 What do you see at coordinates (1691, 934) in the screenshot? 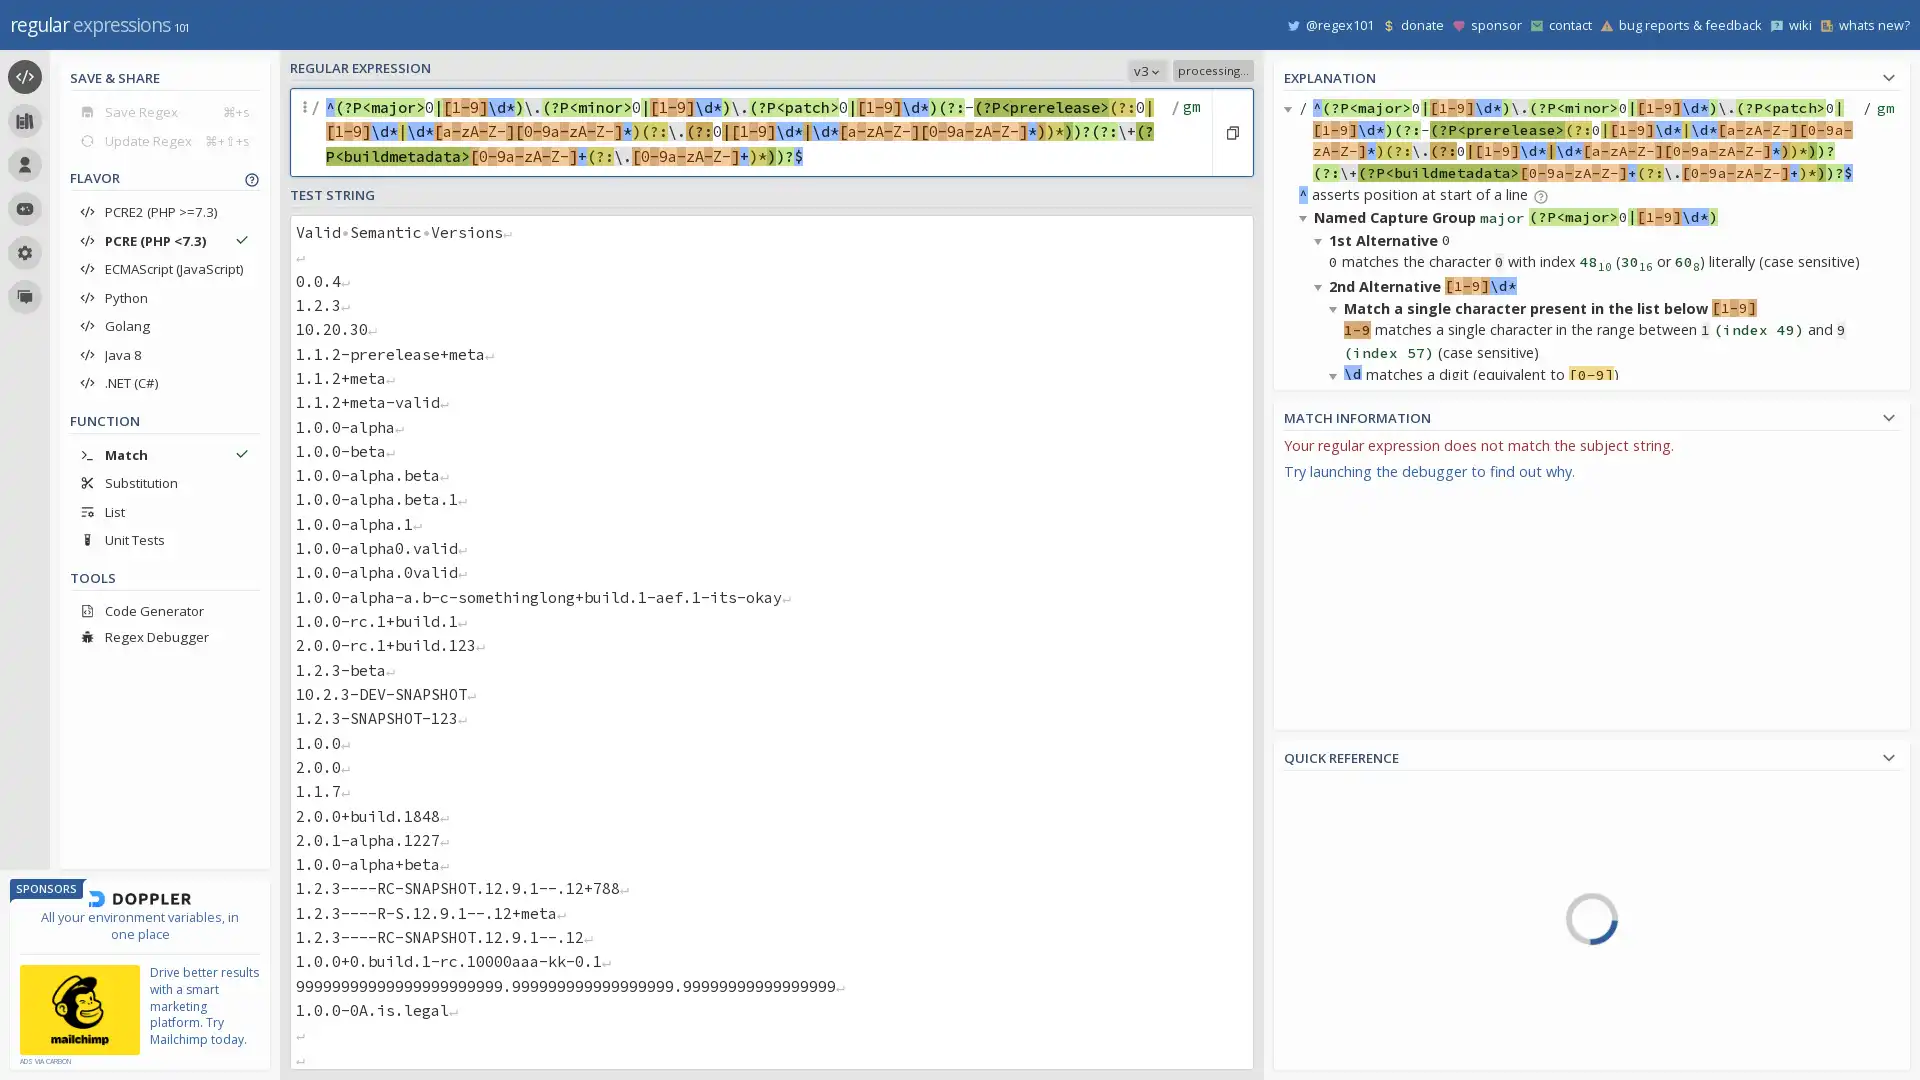
I see `Any single character .` at bounding box center [1691, 934].